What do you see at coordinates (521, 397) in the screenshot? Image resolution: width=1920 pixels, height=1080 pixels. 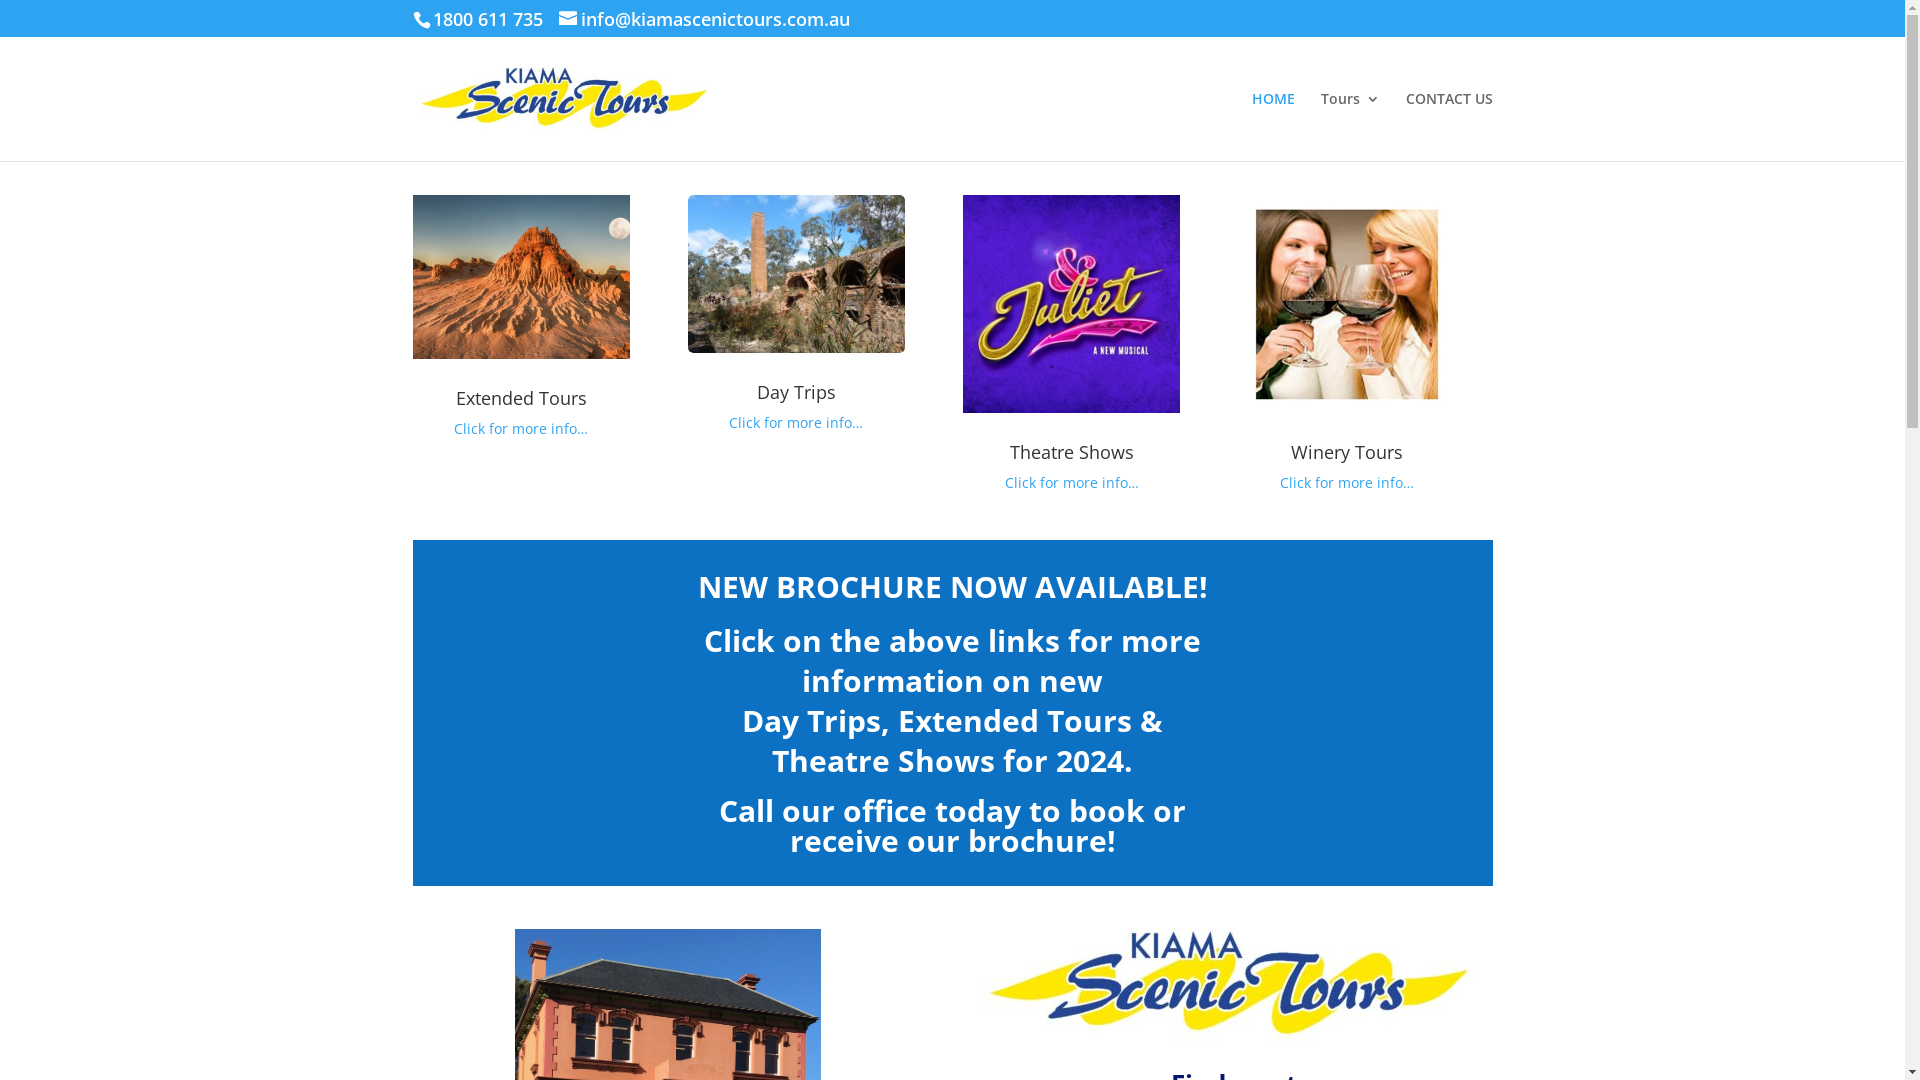 I see `'Extended Tours'` at bounding box center [521, 397].